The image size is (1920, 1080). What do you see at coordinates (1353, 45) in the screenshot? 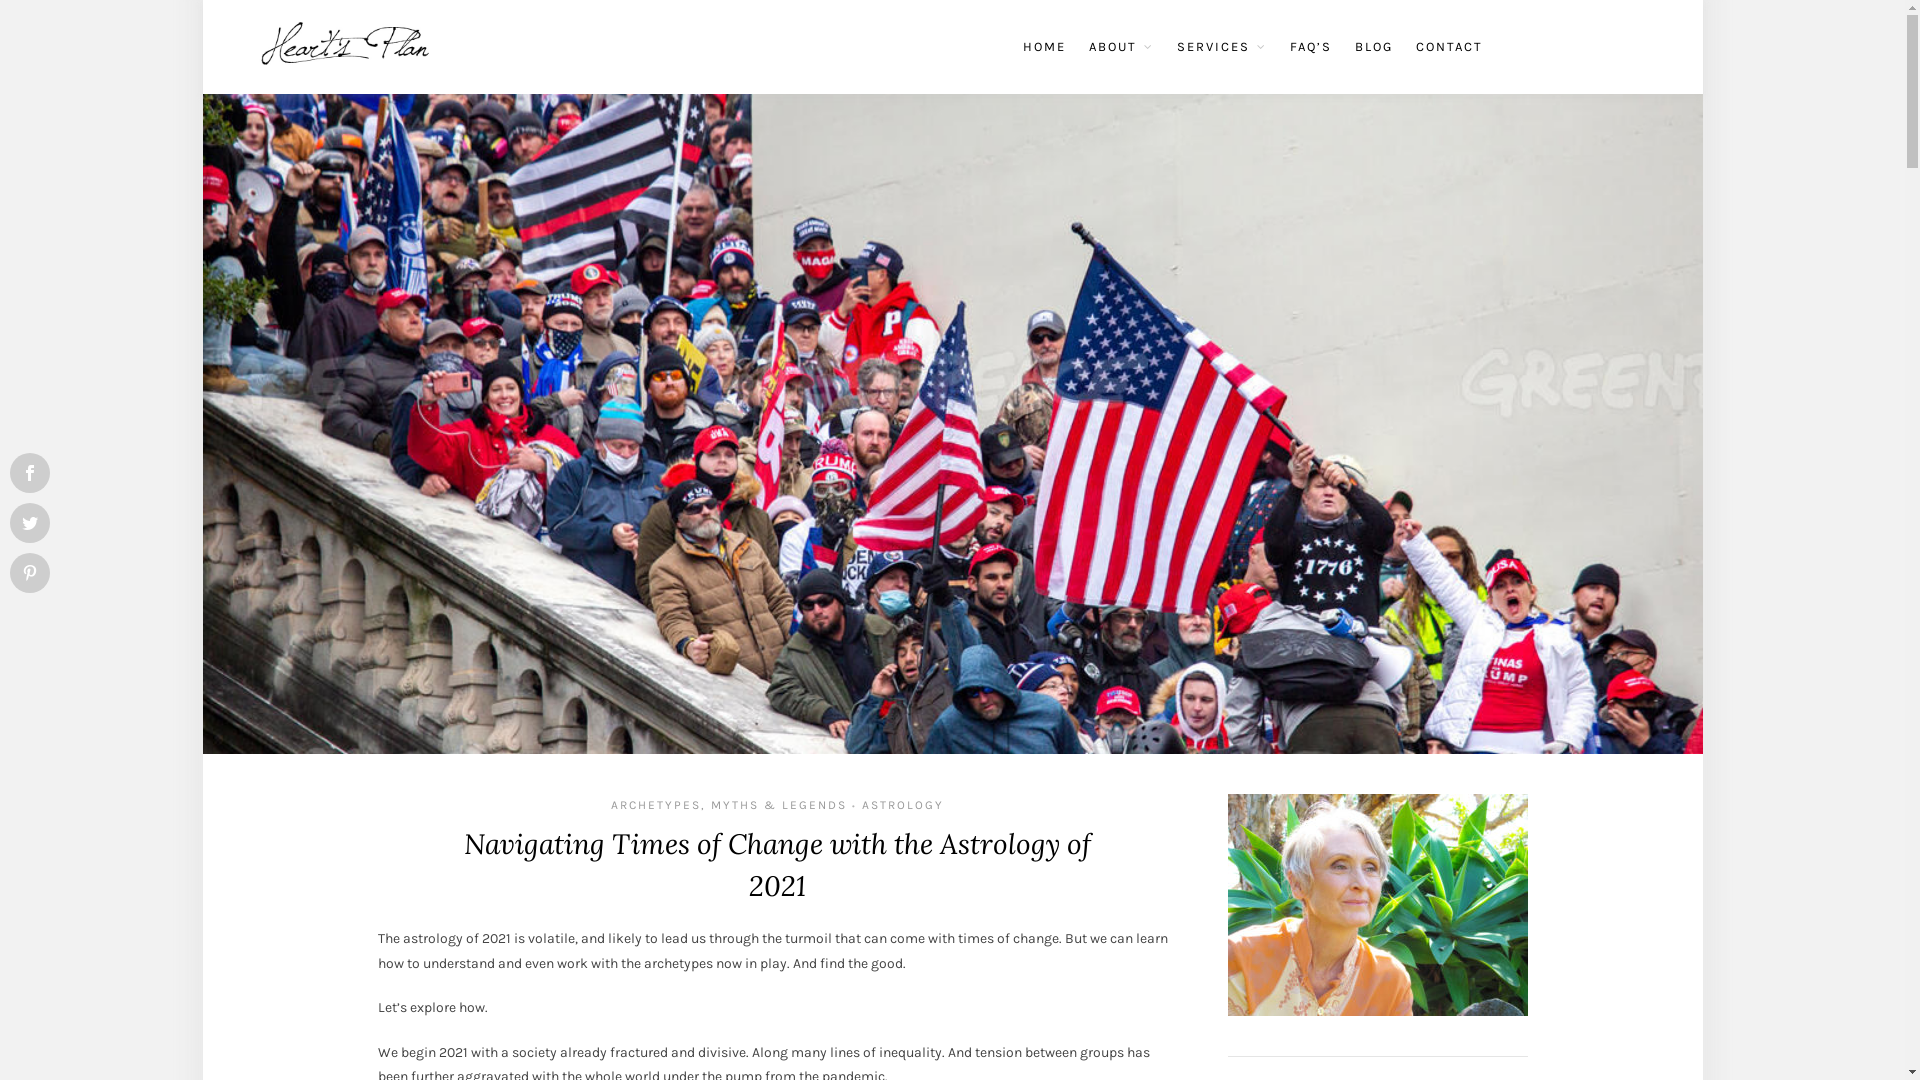
I see `'BLOG'` at bounding box center [1353, 45].